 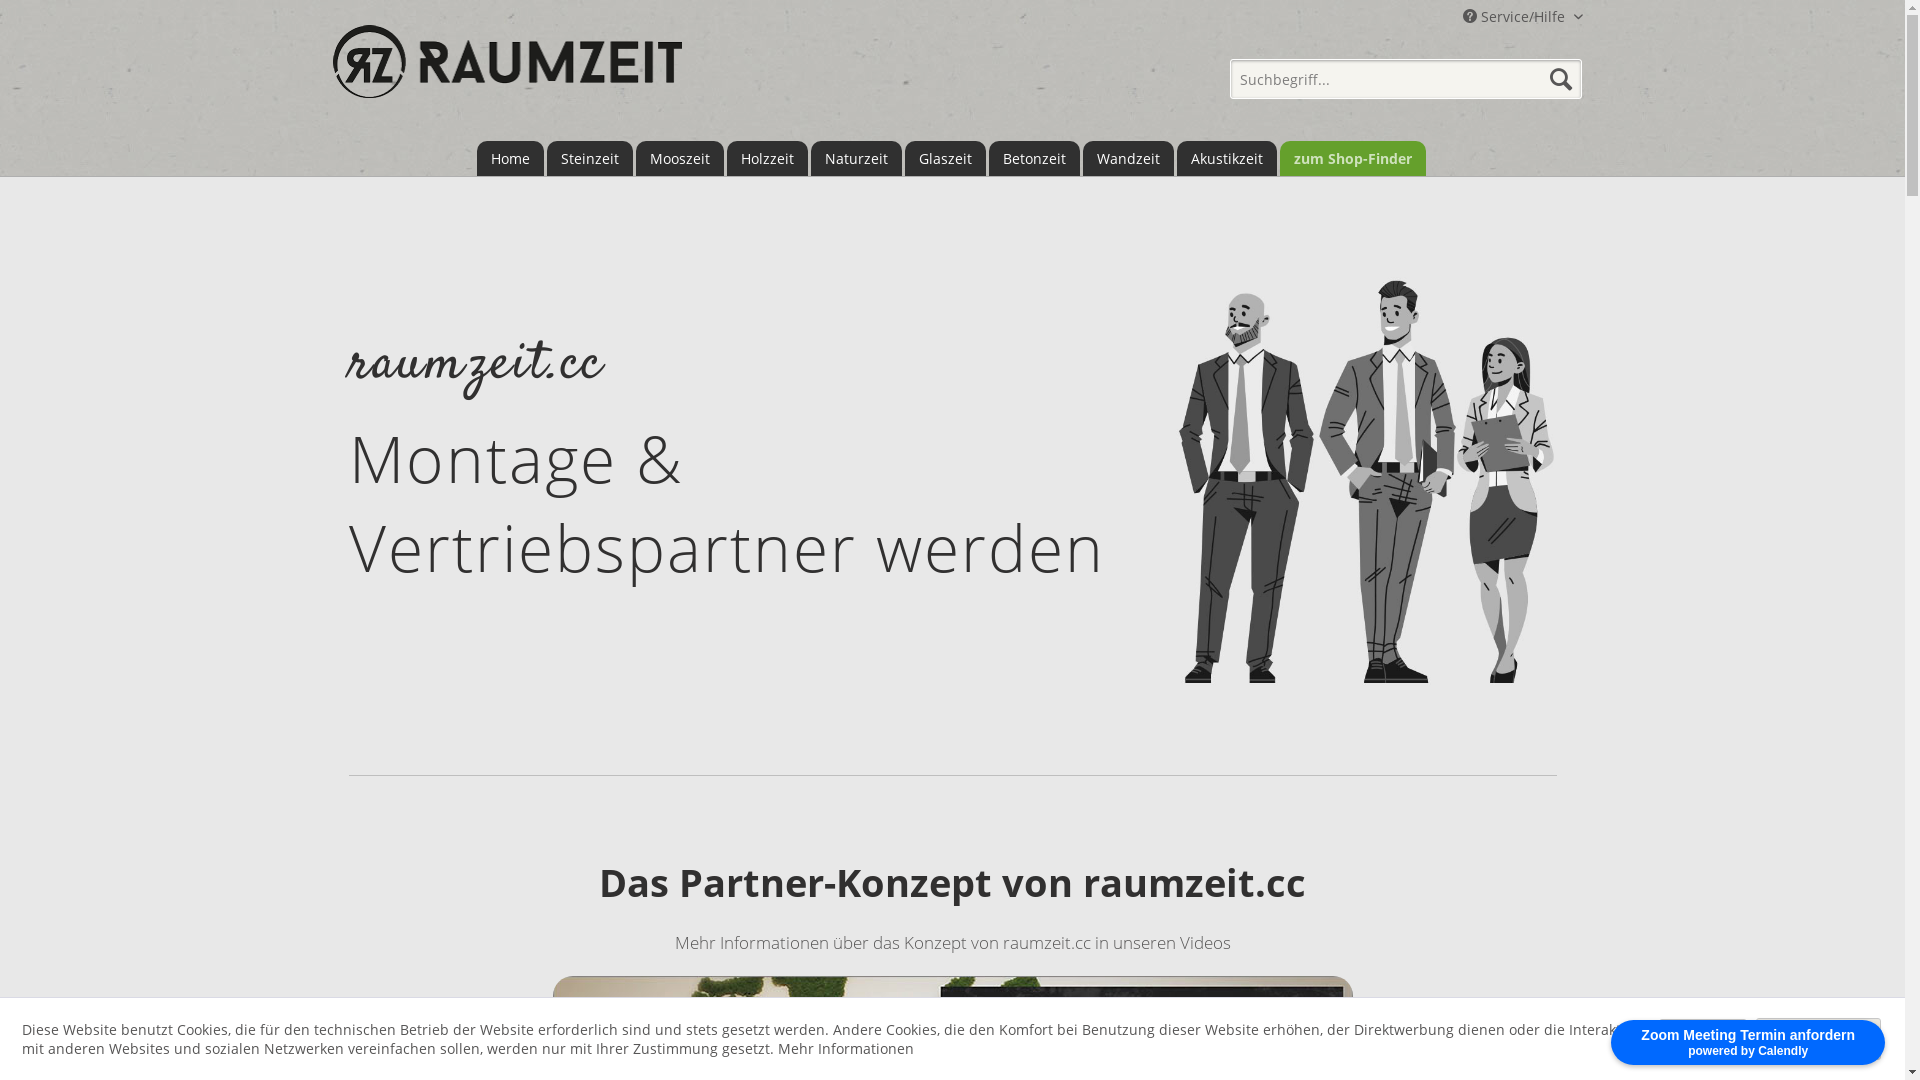 I want to click on 'Home', so click(x=509, y=157).